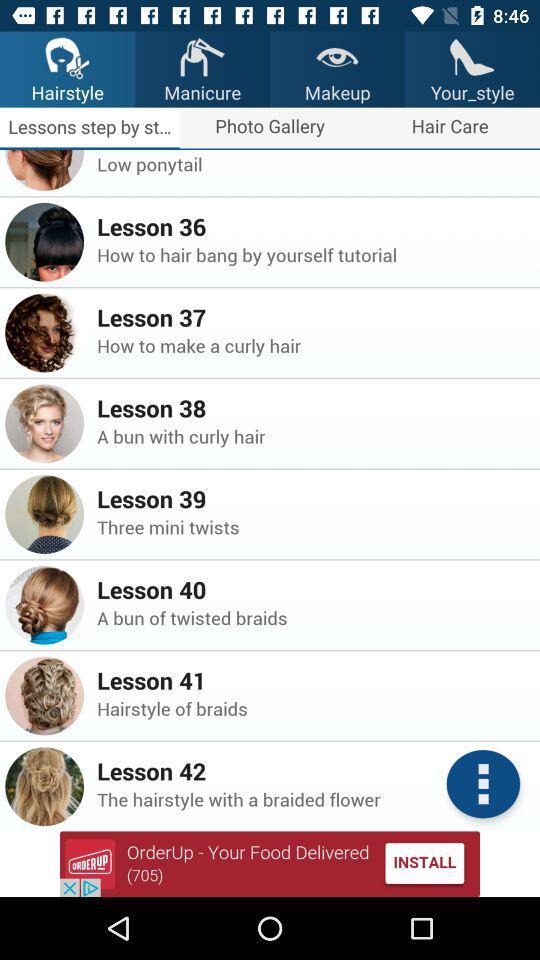 This screenshot has height=960, width=540. What do you see at coordinates (312, 163) in the screenshot?
I see `the item below lesson 35 icon` at bounding box center [312, 163].